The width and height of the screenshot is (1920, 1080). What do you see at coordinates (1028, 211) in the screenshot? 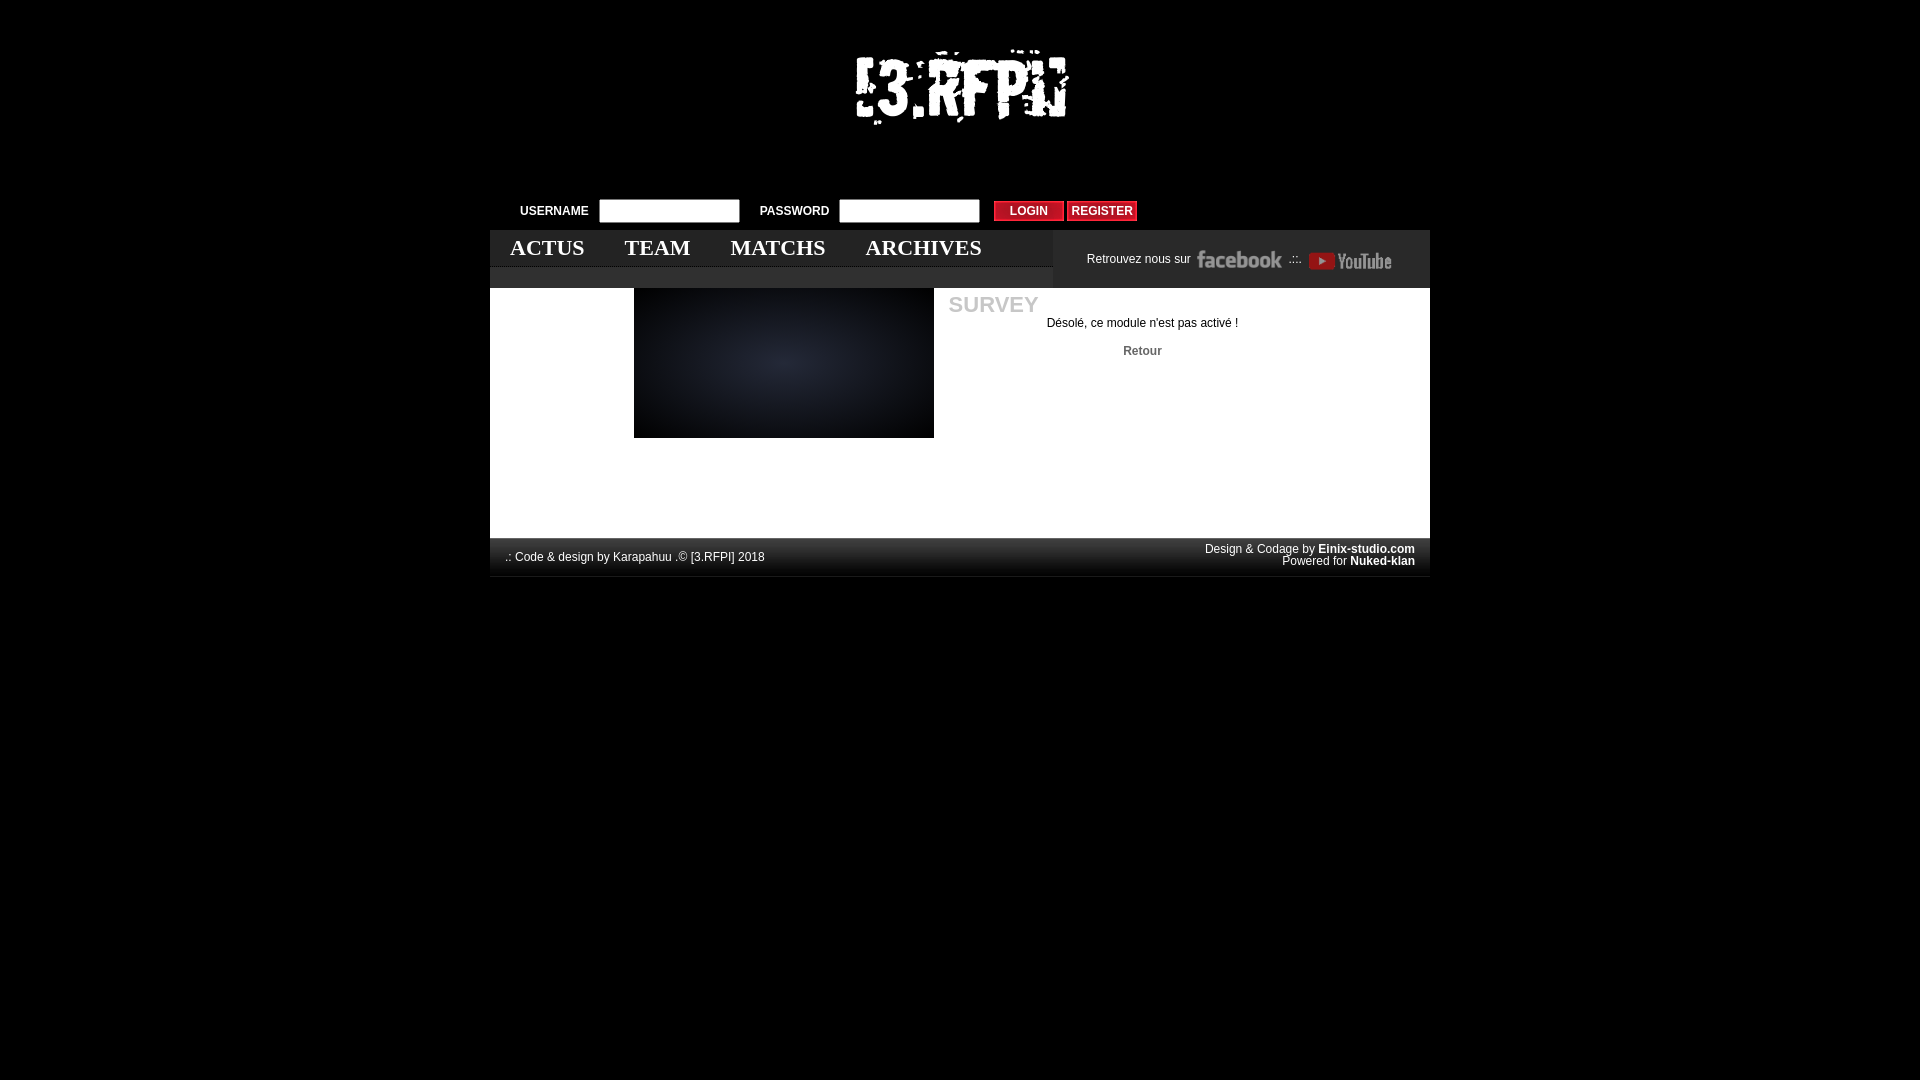
I see `'login'` at bounding box center [1028, 211].